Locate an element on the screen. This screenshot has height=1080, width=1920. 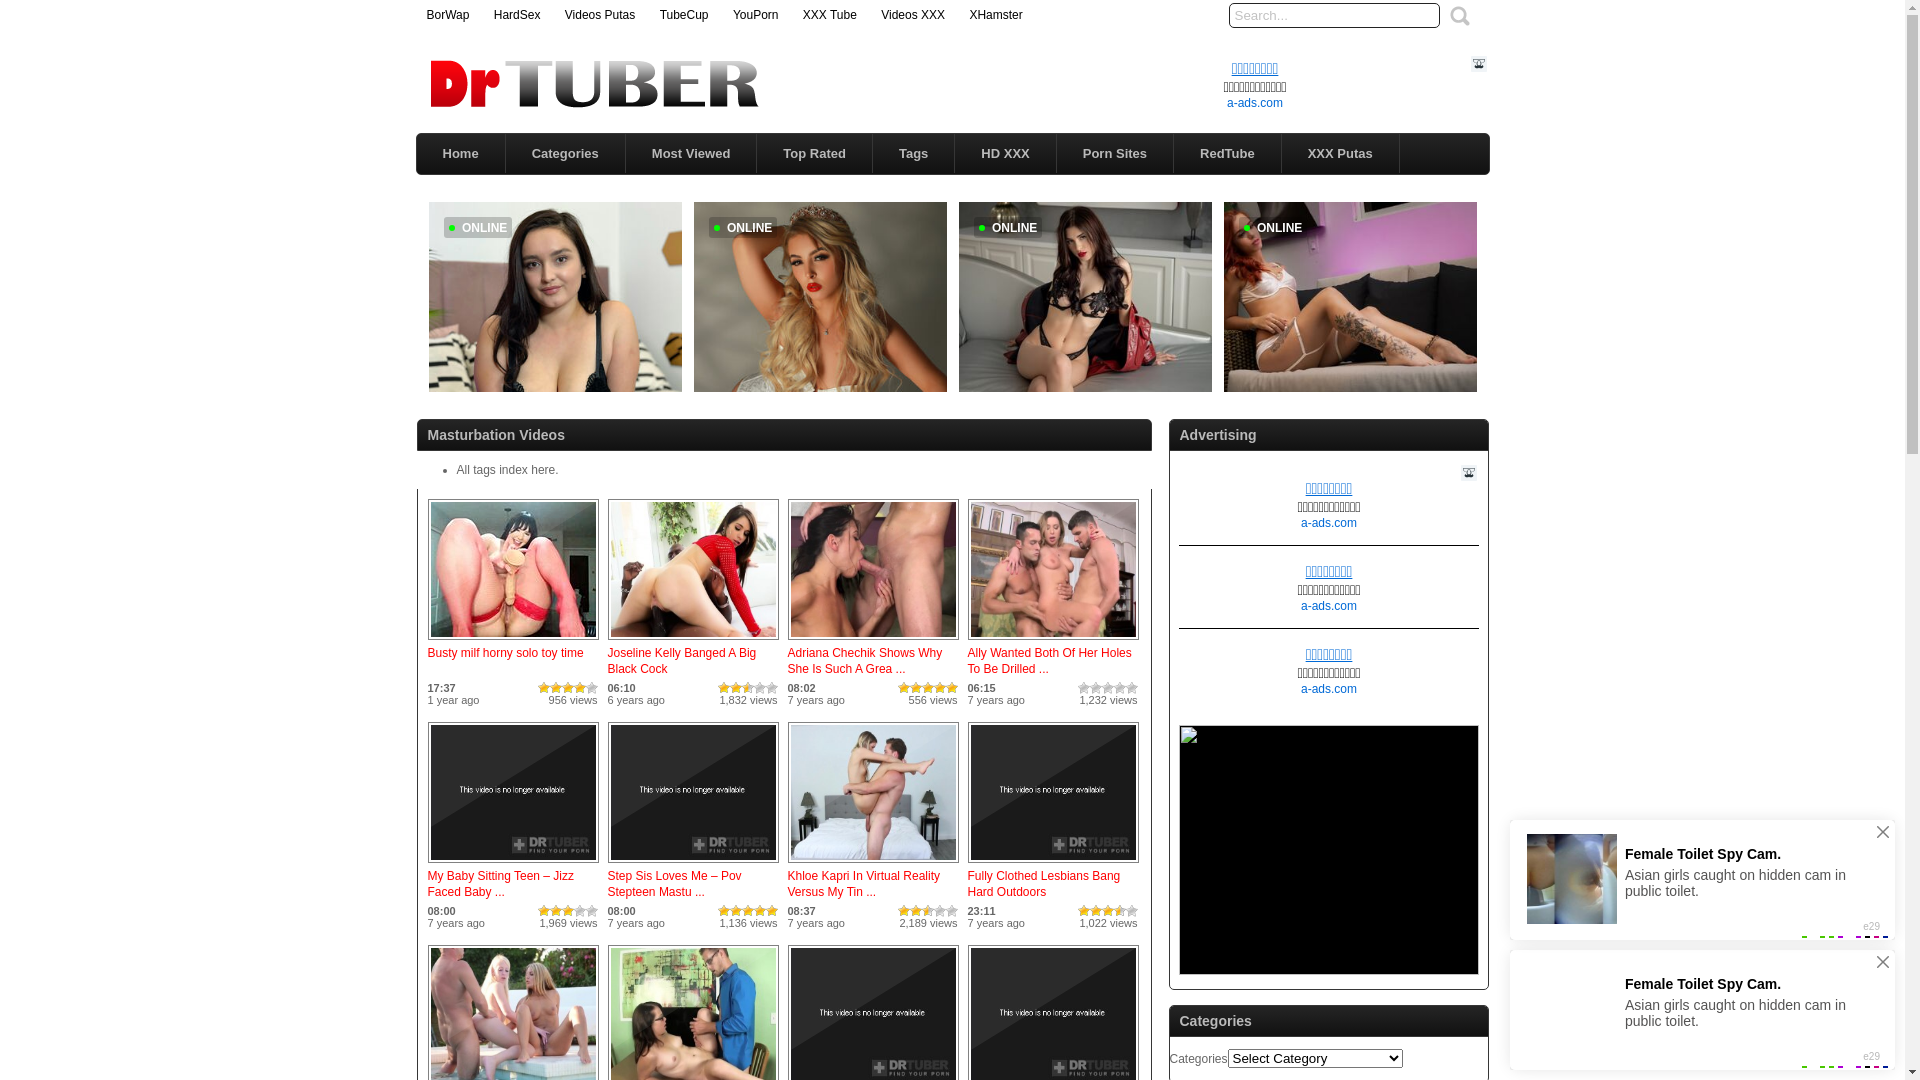
'HD XXX' is located at coordinates (1004, 152).